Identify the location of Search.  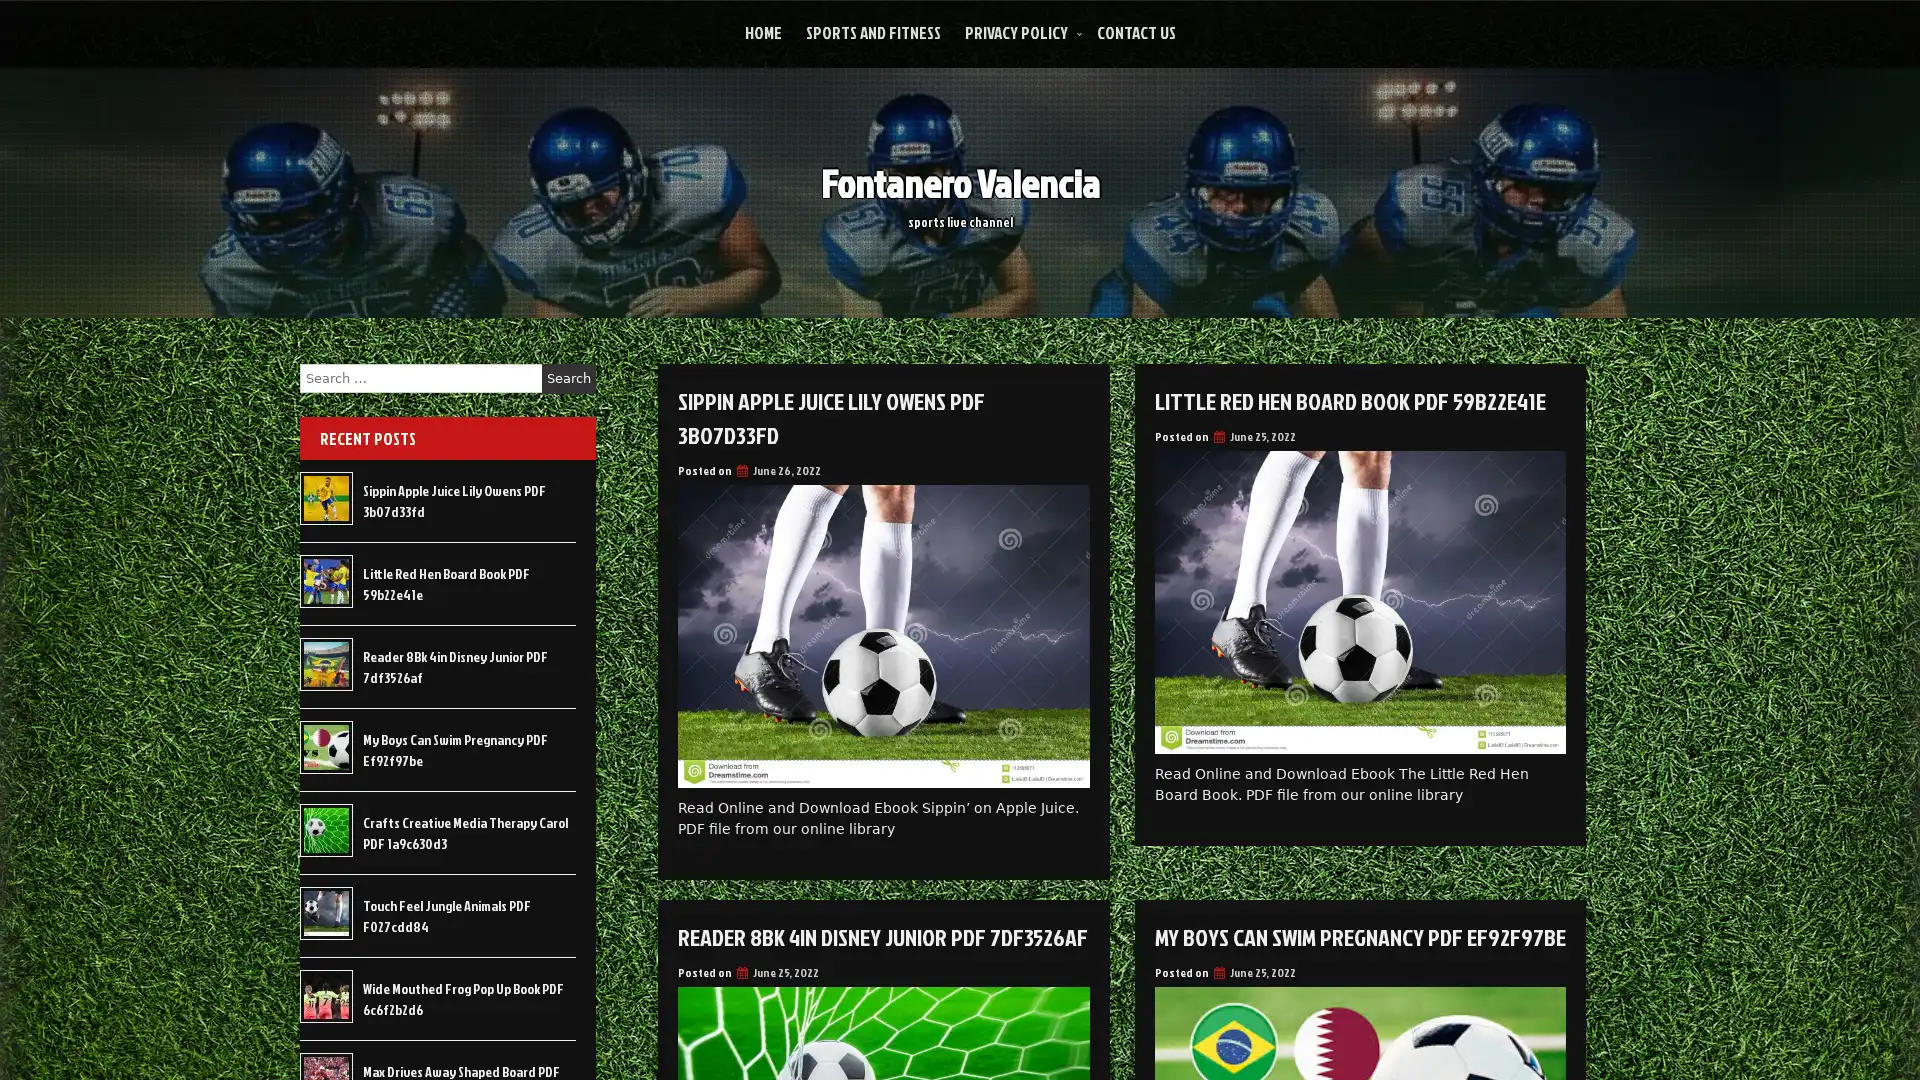
(568, 378).